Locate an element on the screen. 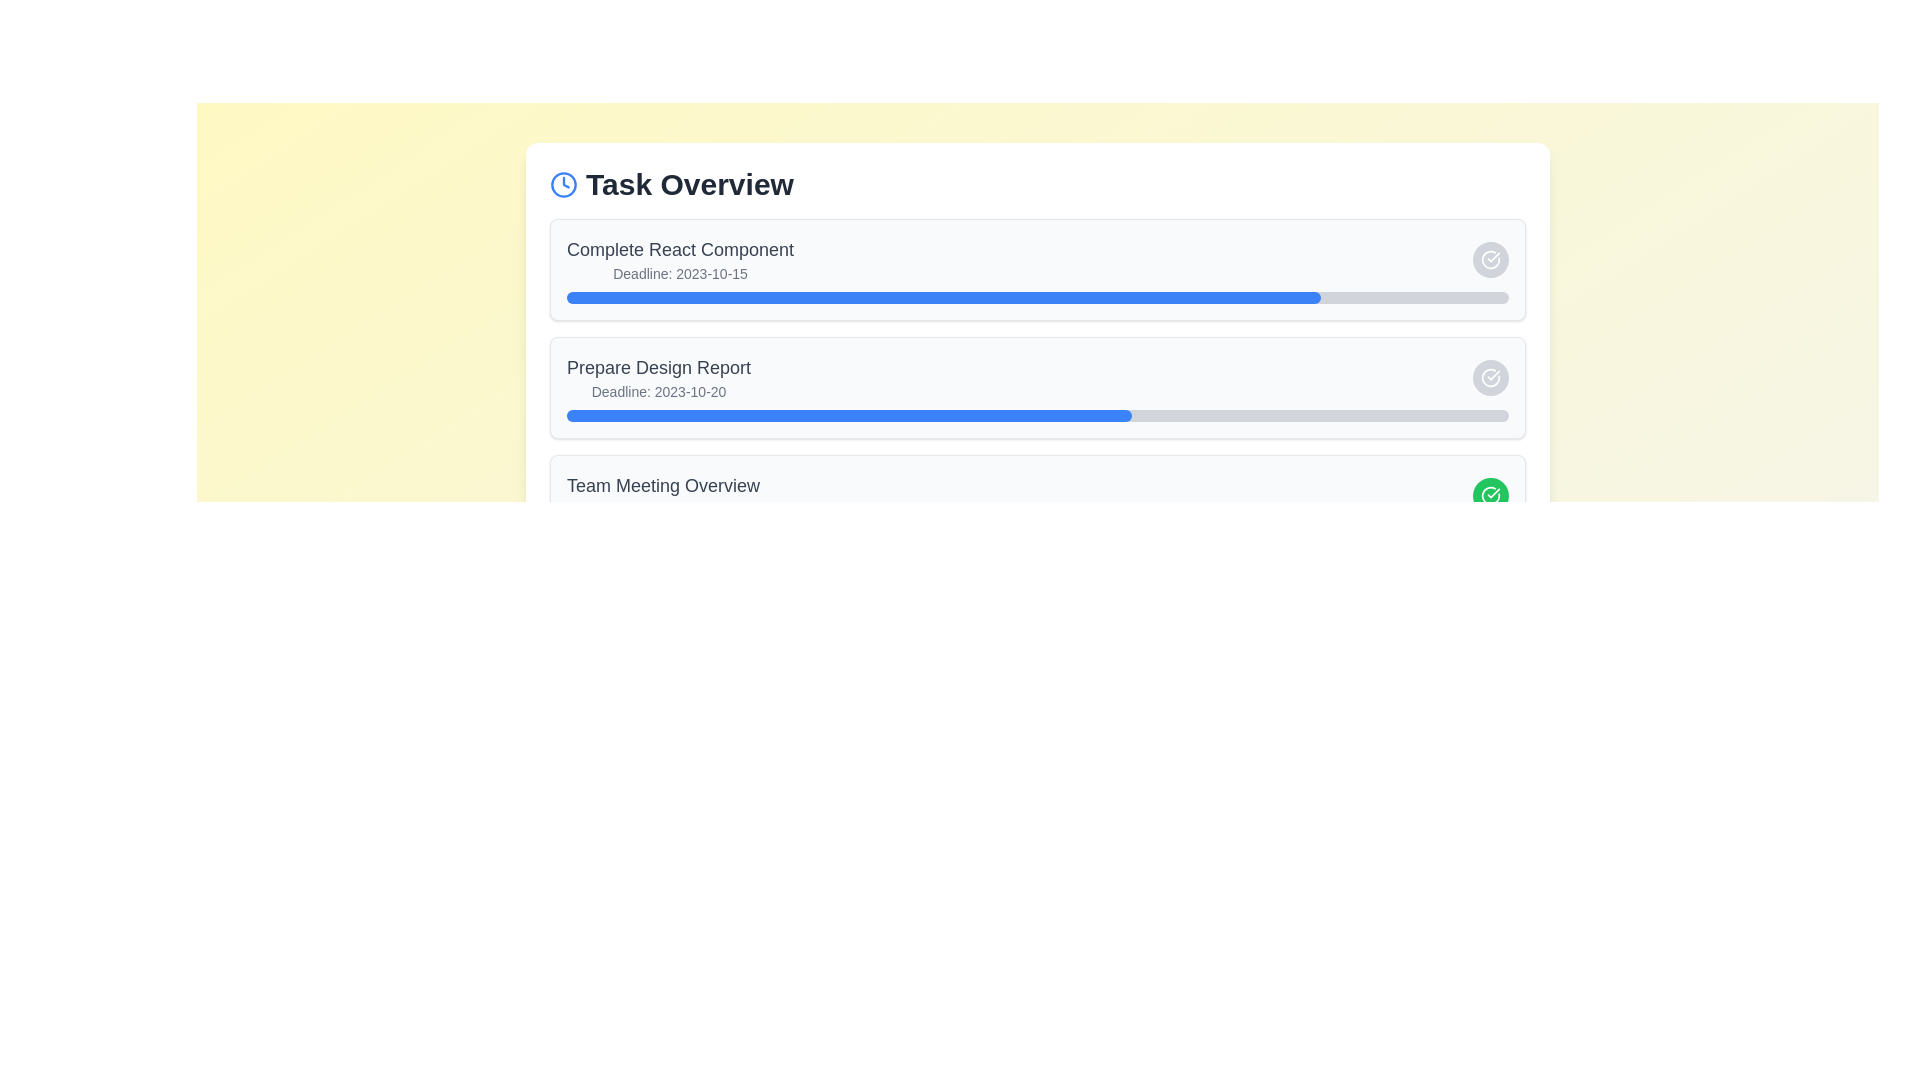 The image size is (1920, 1080). the upper-left segment of the circular checkmark icon at the end of the 'Prepare Design Report' progress bar is located at coordinates (1491, 258).